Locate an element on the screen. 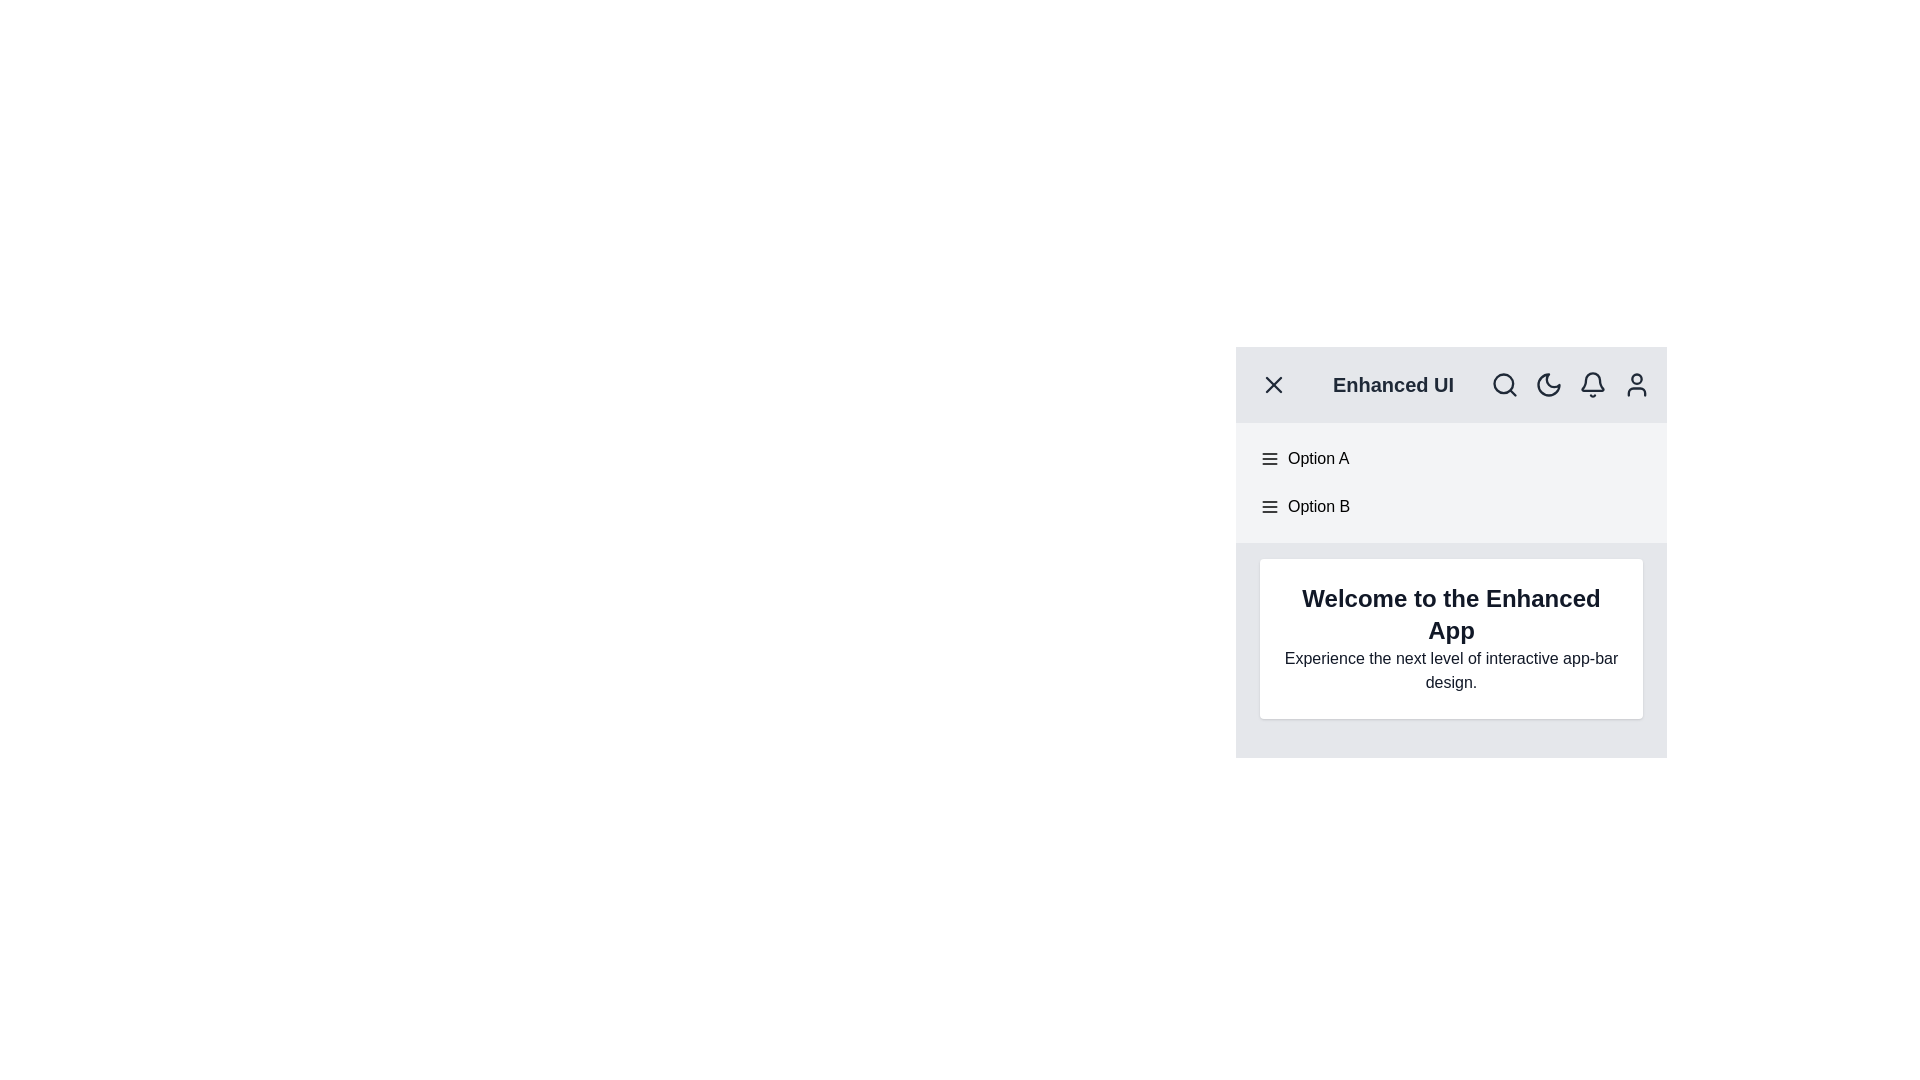  the search icon in the AppBarEnhancer component is located at coordinates (1504, 385).